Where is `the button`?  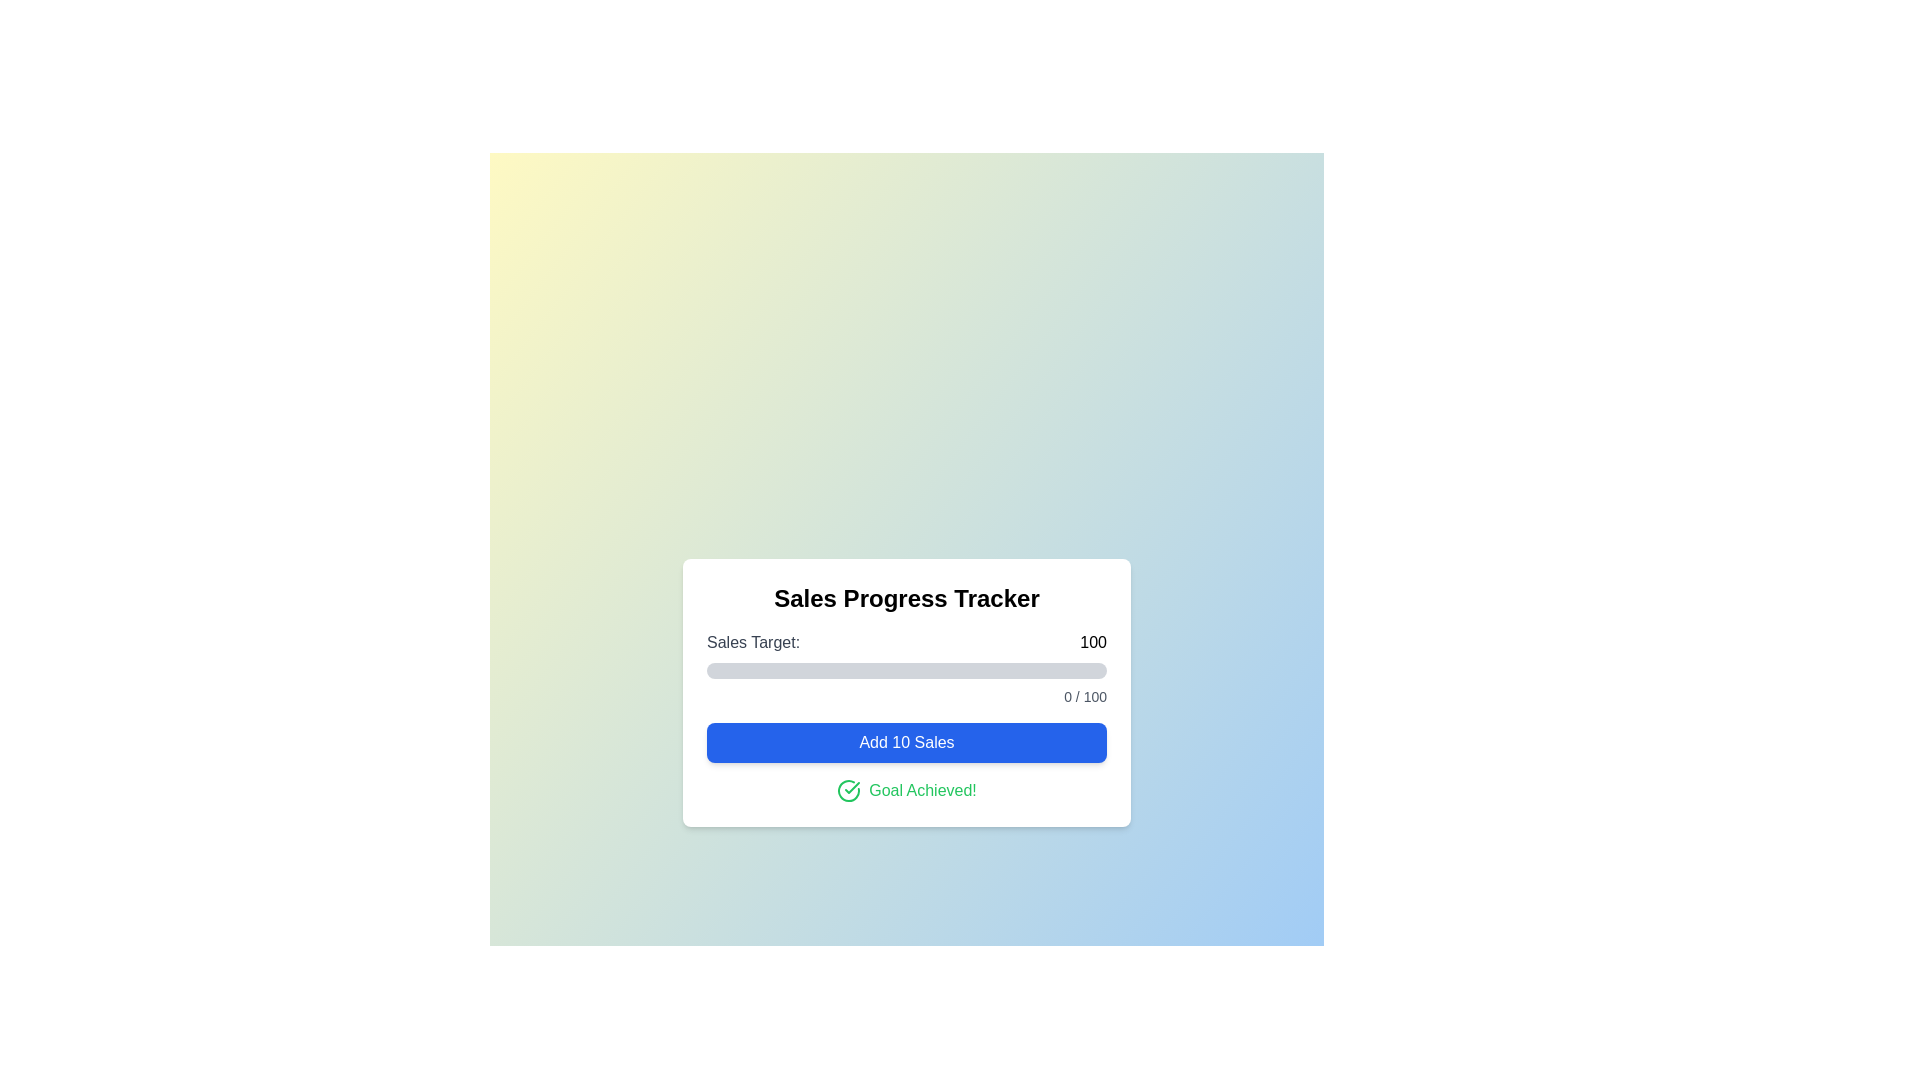 the button is located at coordinates (906, 743).